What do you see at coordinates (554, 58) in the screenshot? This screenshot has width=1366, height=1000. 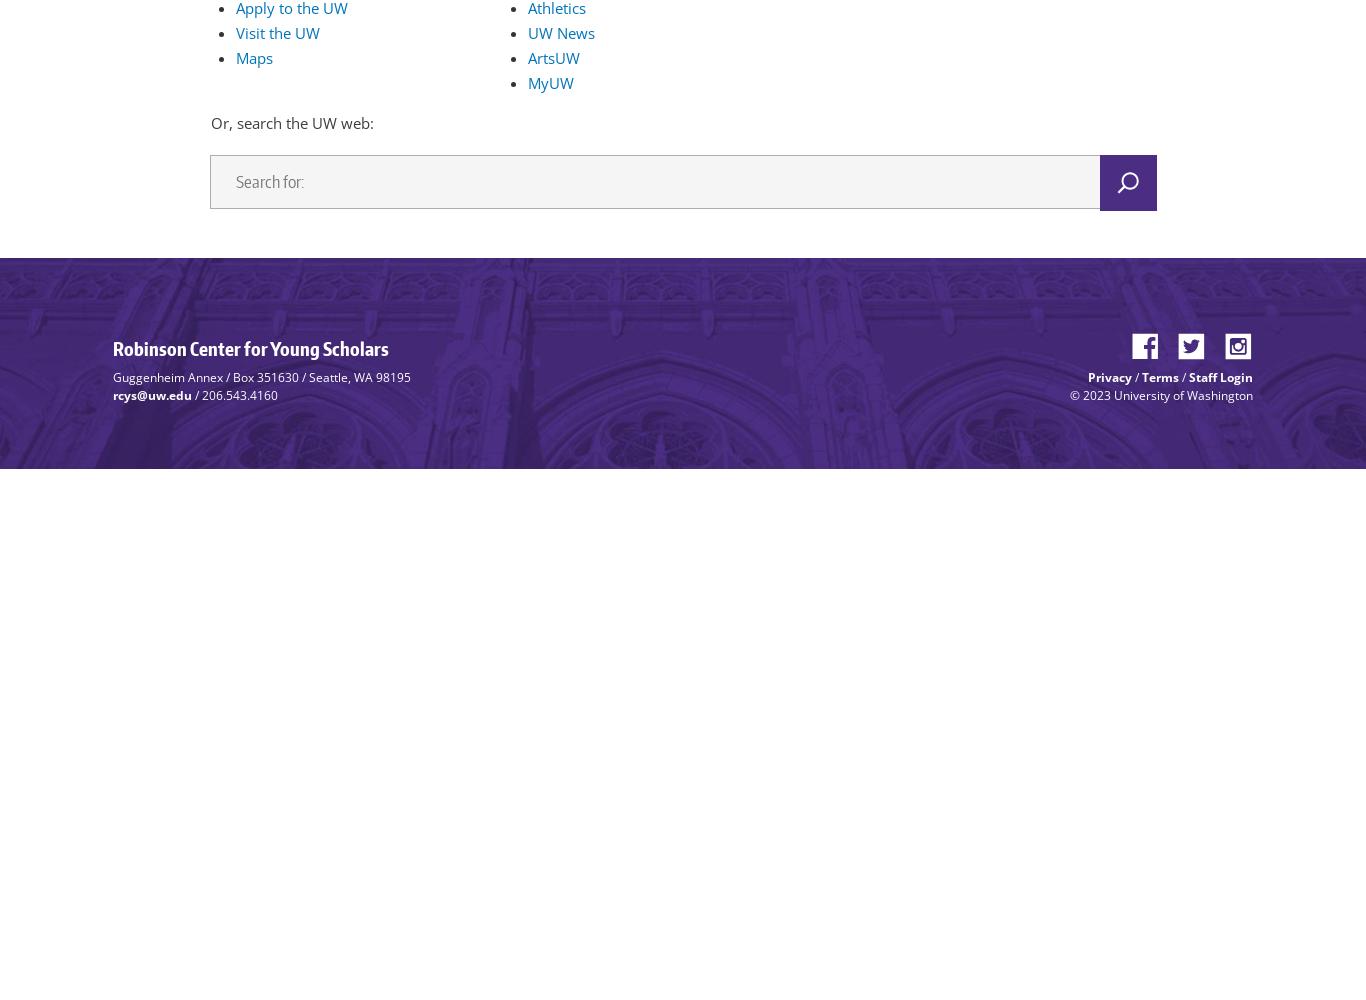 I see `'ArtsUW'` at bounding box center [554, 58].